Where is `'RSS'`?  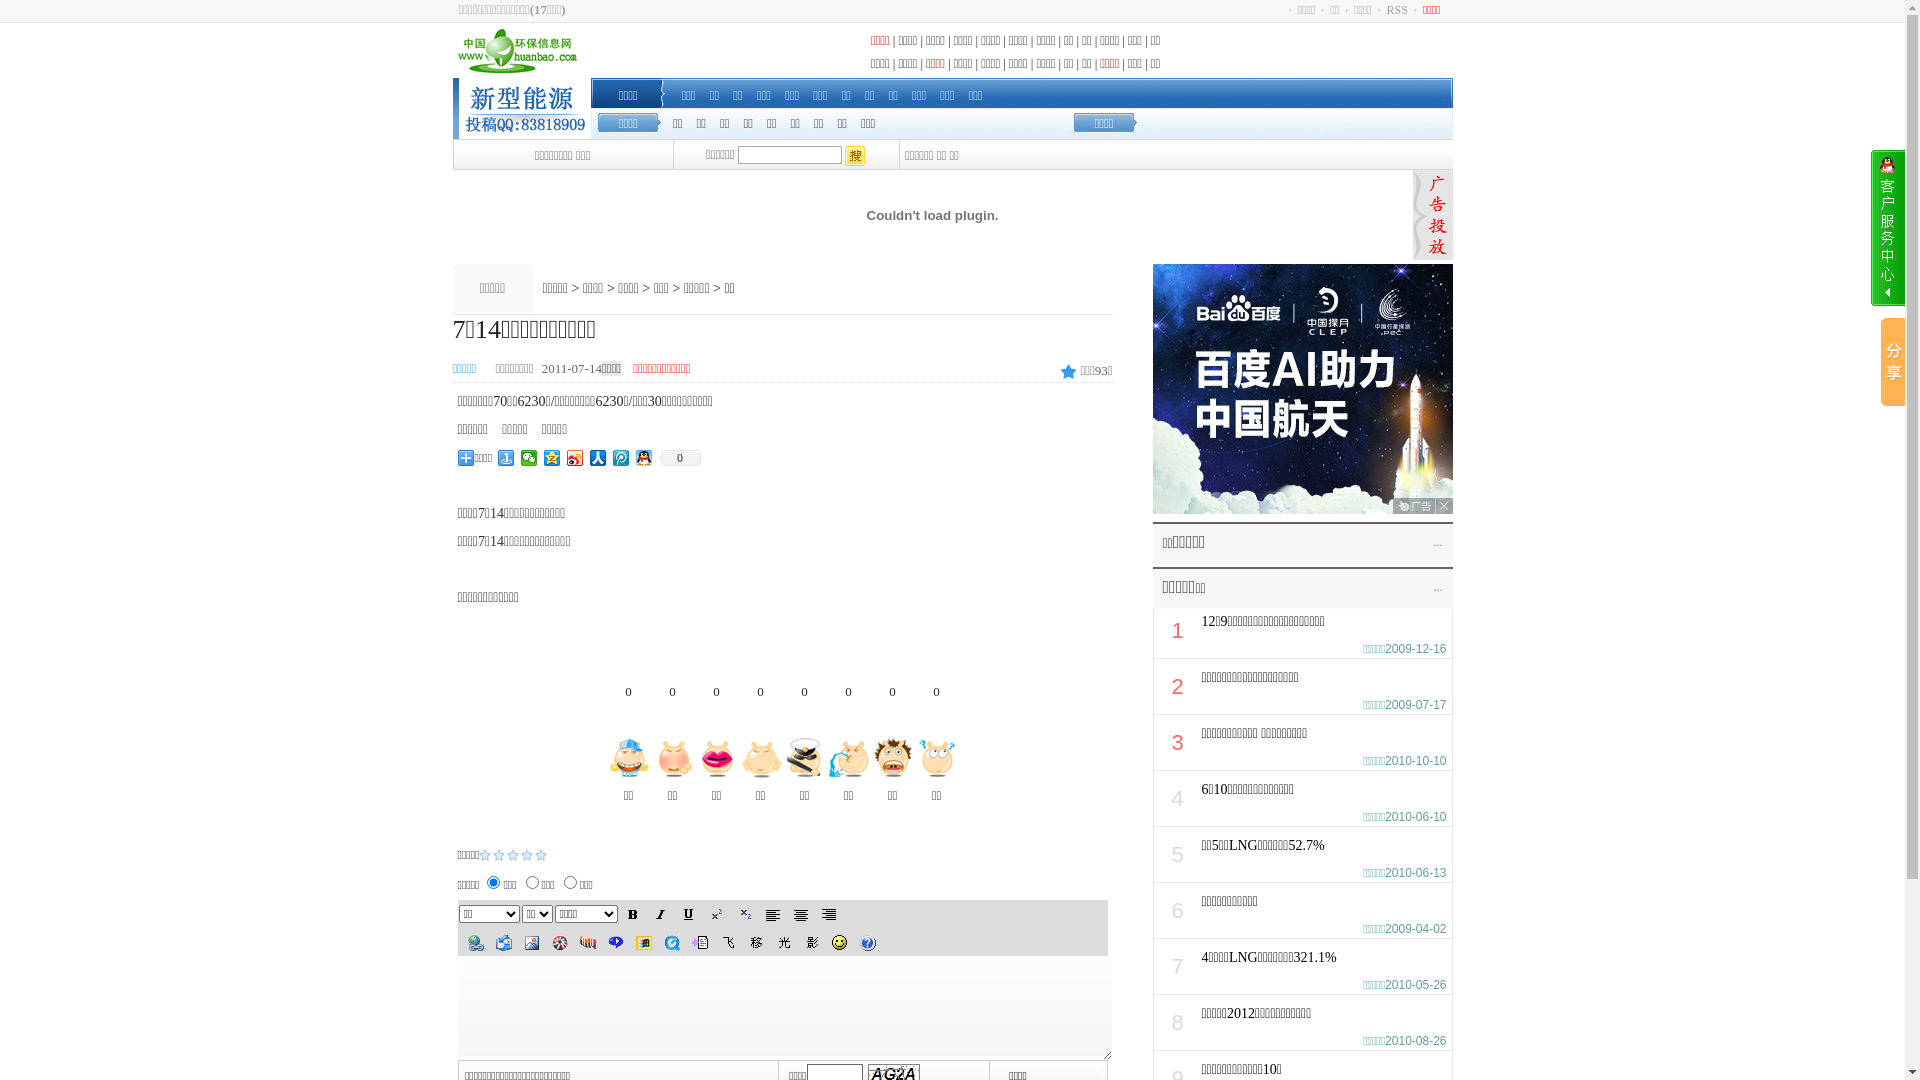 'RSS' is located at coordinates (1396, 10).